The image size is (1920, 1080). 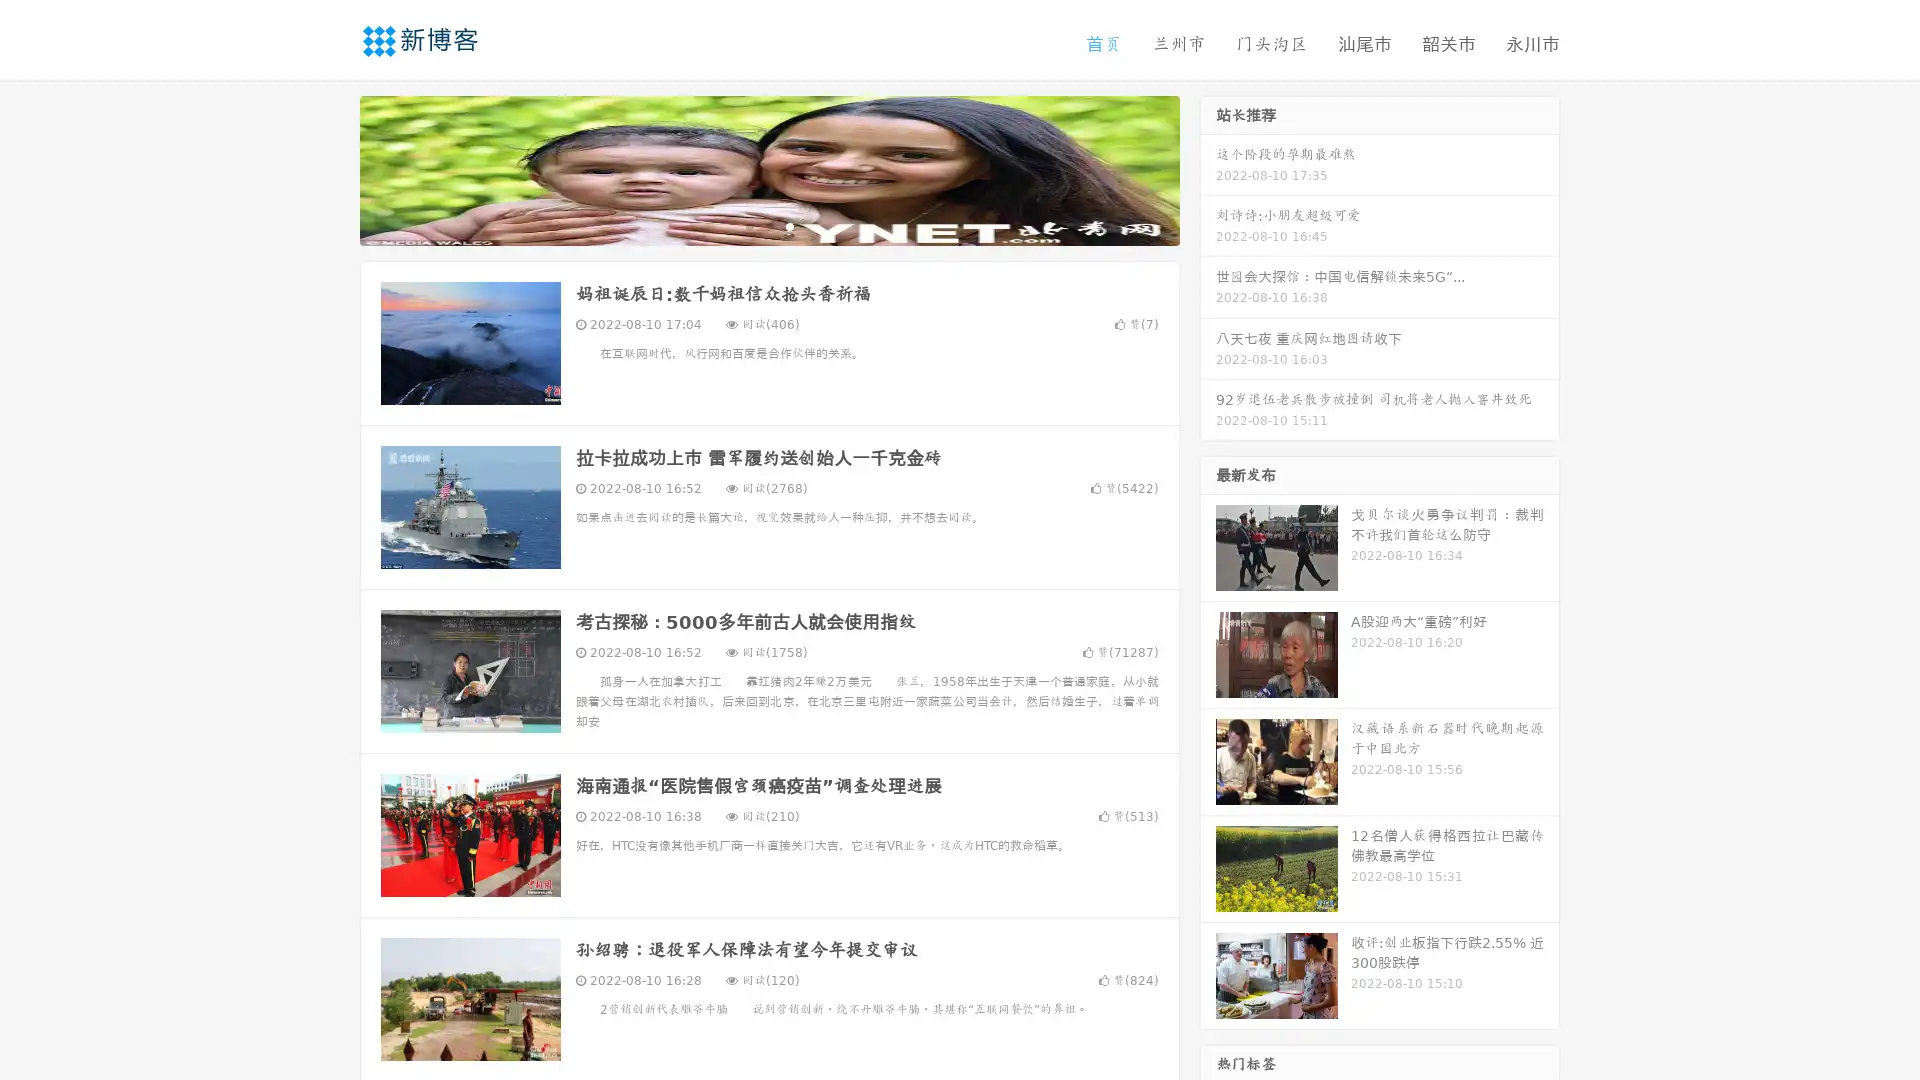 I want to click on Go to slide 3, so click(x=789, y=225).